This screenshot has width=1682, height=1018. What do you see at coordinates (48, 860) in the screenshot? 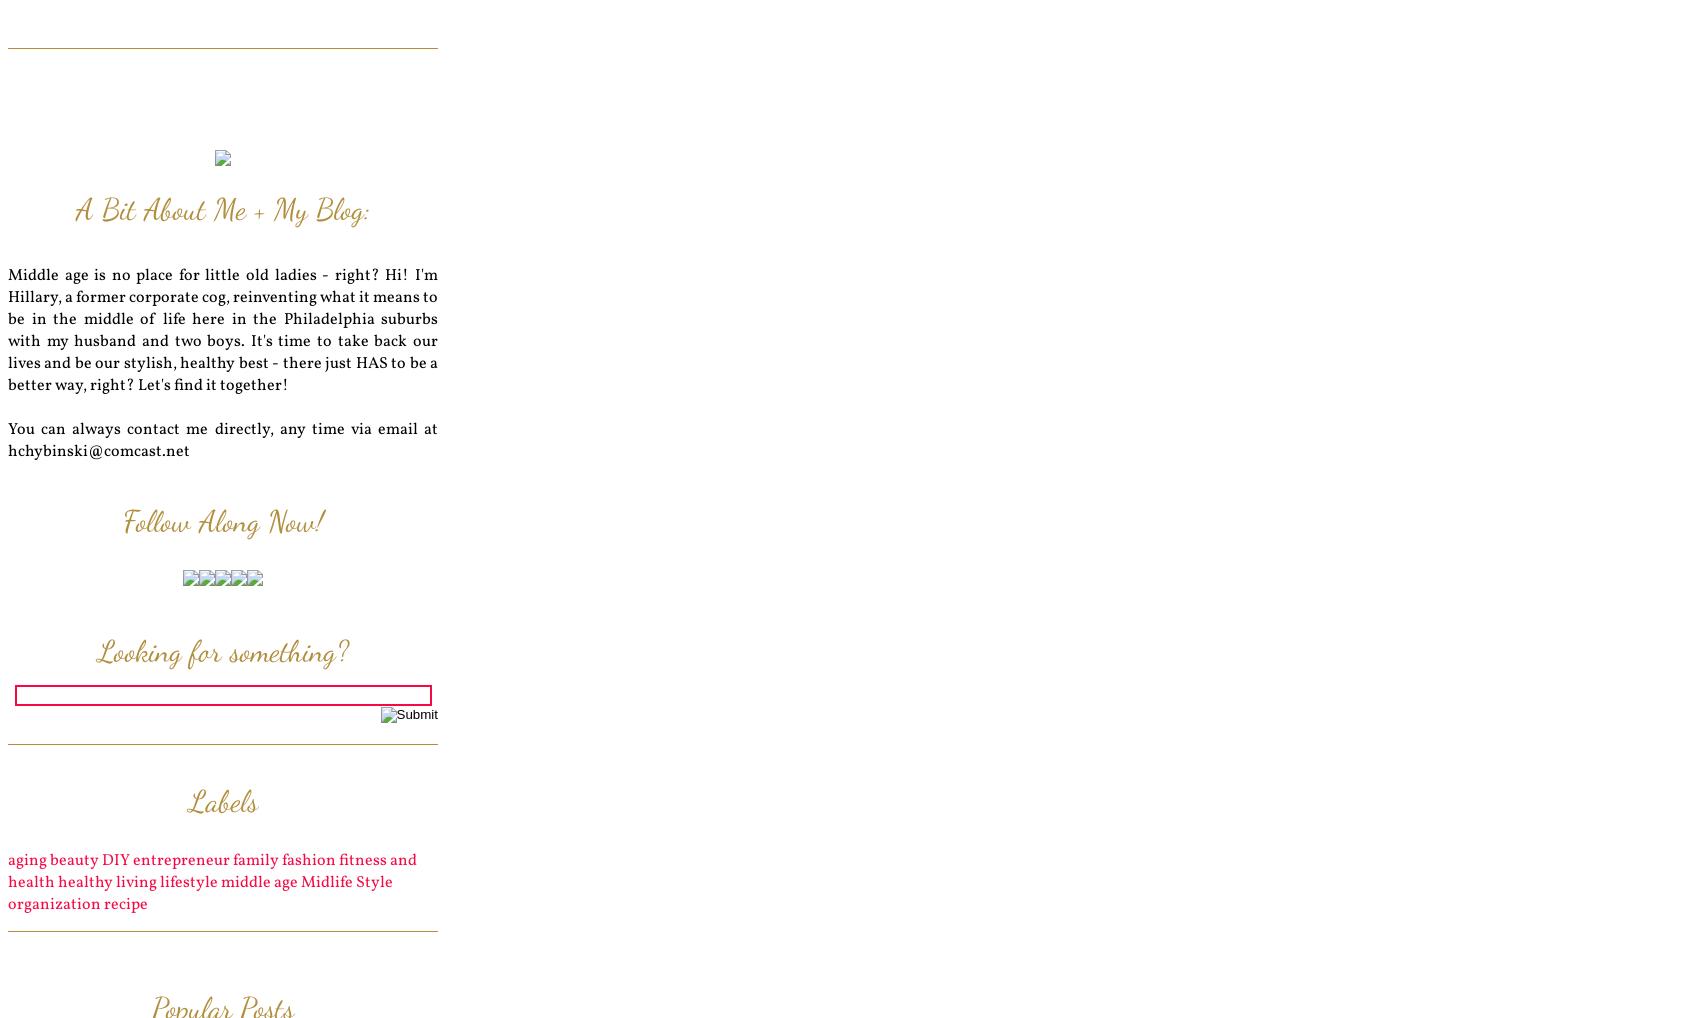
I see `'beauty'` at bounding box center [48, 860].